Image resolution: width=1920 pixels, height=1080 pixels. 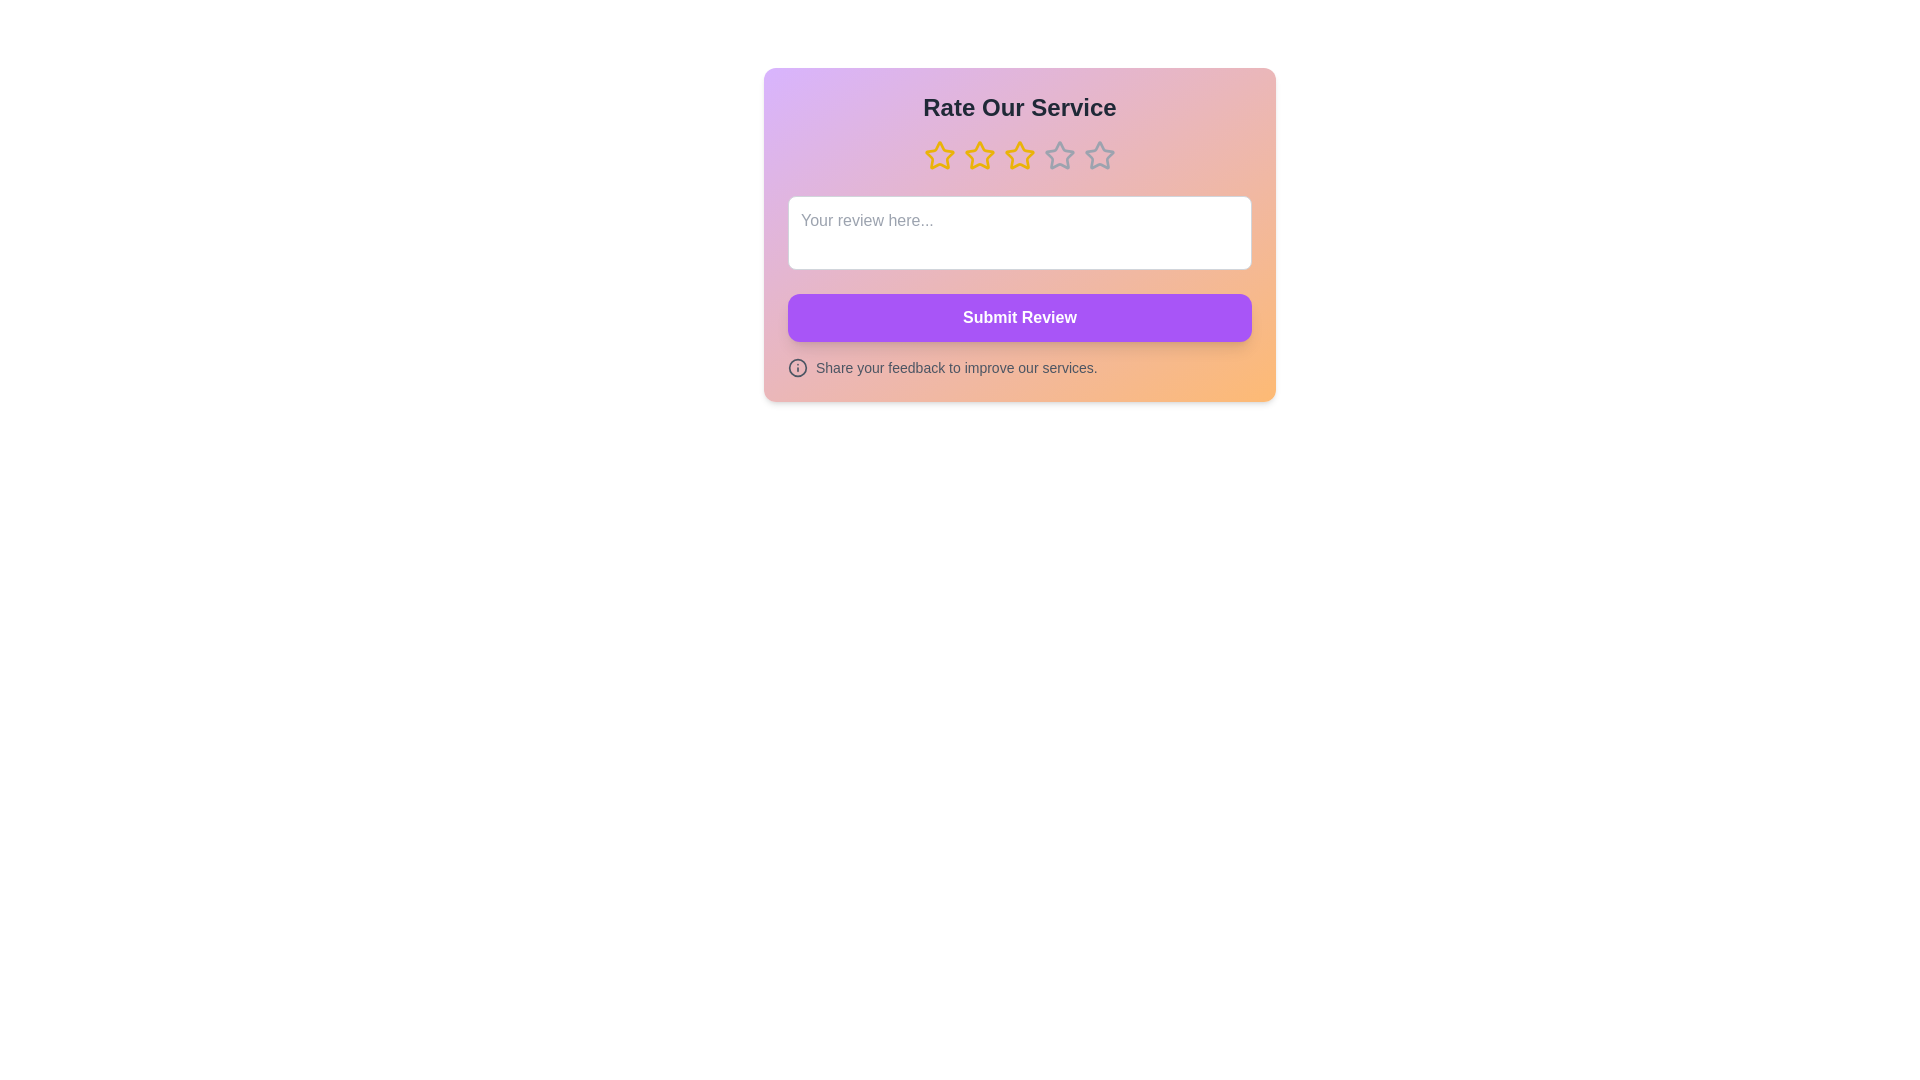 What do you see at coordinates (1019, 154) in the screenshot?
I see `across the row of star icons in the Rating component` at bounding box center [1019, 154].